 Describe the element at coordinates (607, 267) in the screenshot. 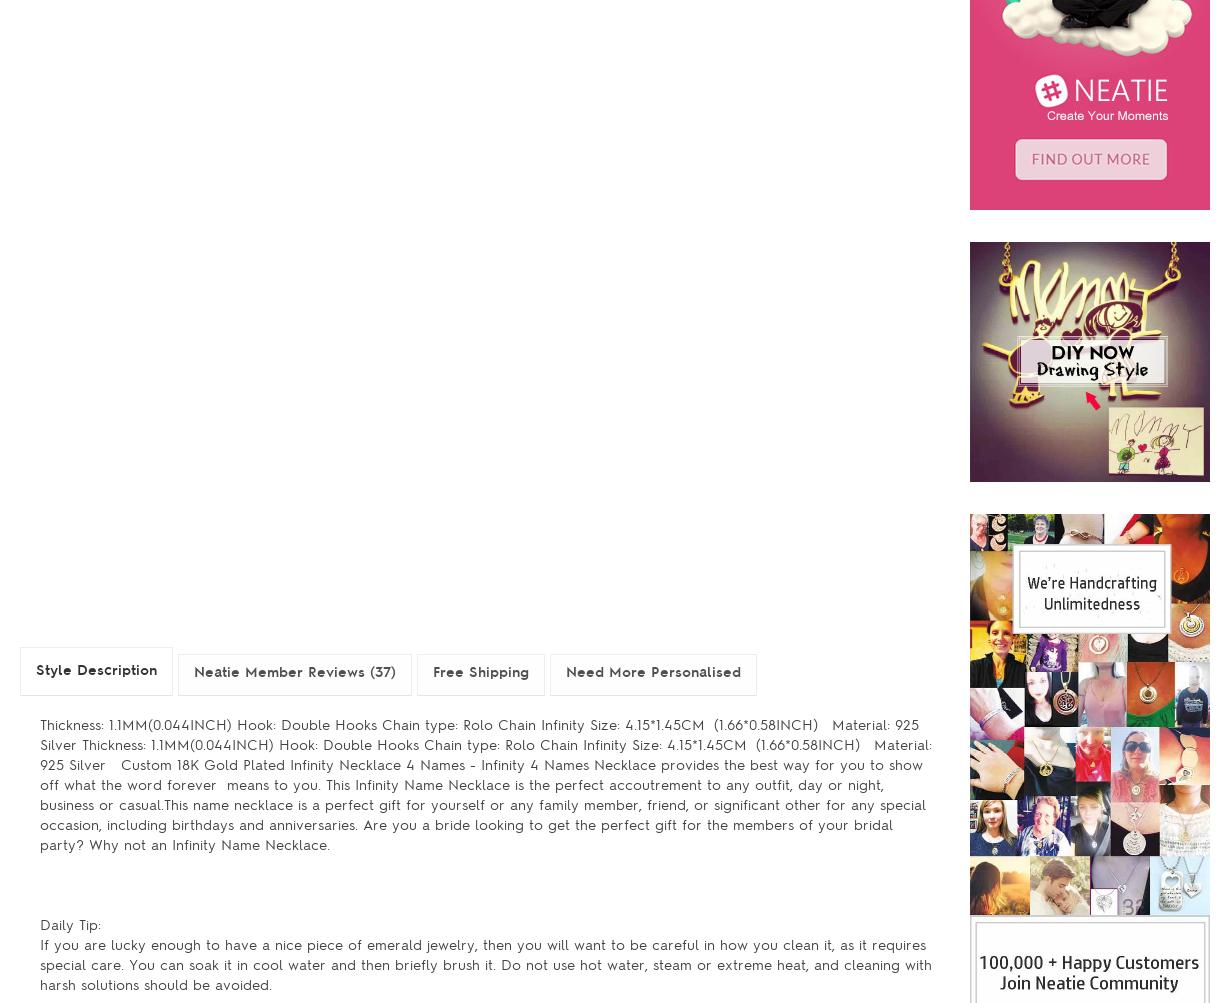

I see `'Dec.-Blue Topaz'` at that location.